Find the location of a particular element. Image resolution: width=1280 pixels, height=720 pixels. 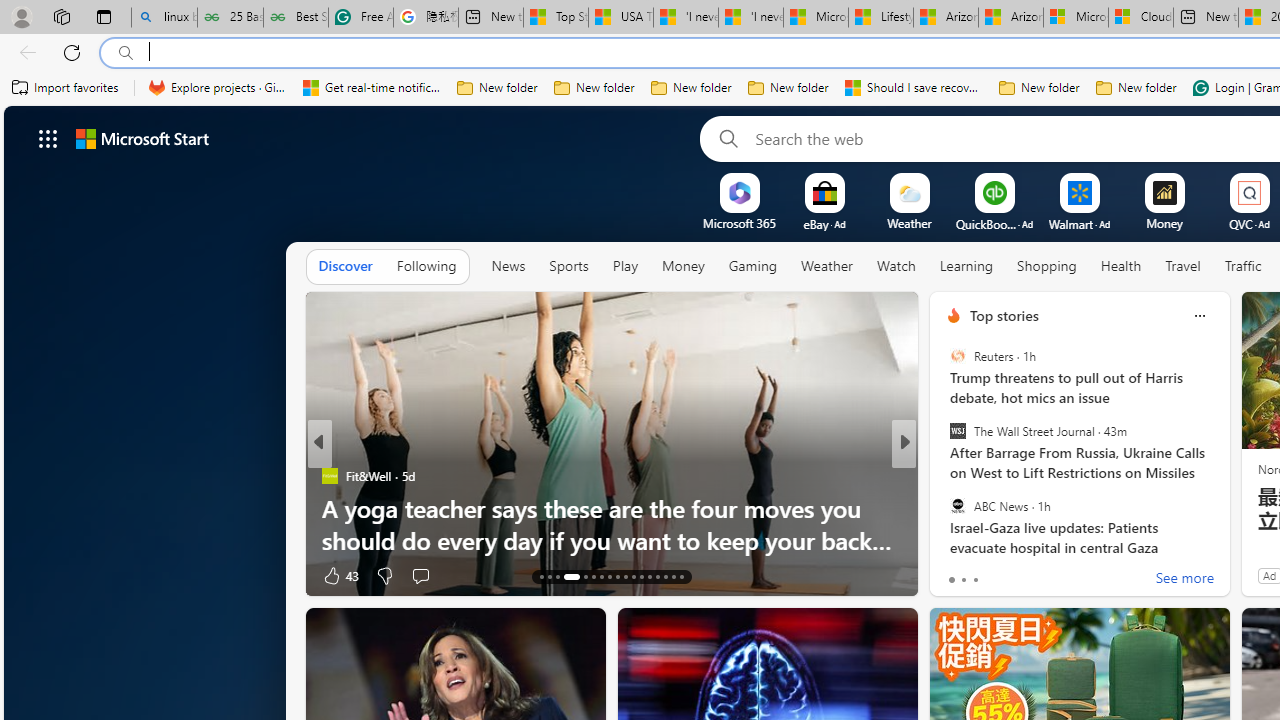

'USA TODAY - MSN' is located at coordinates (619, 17).